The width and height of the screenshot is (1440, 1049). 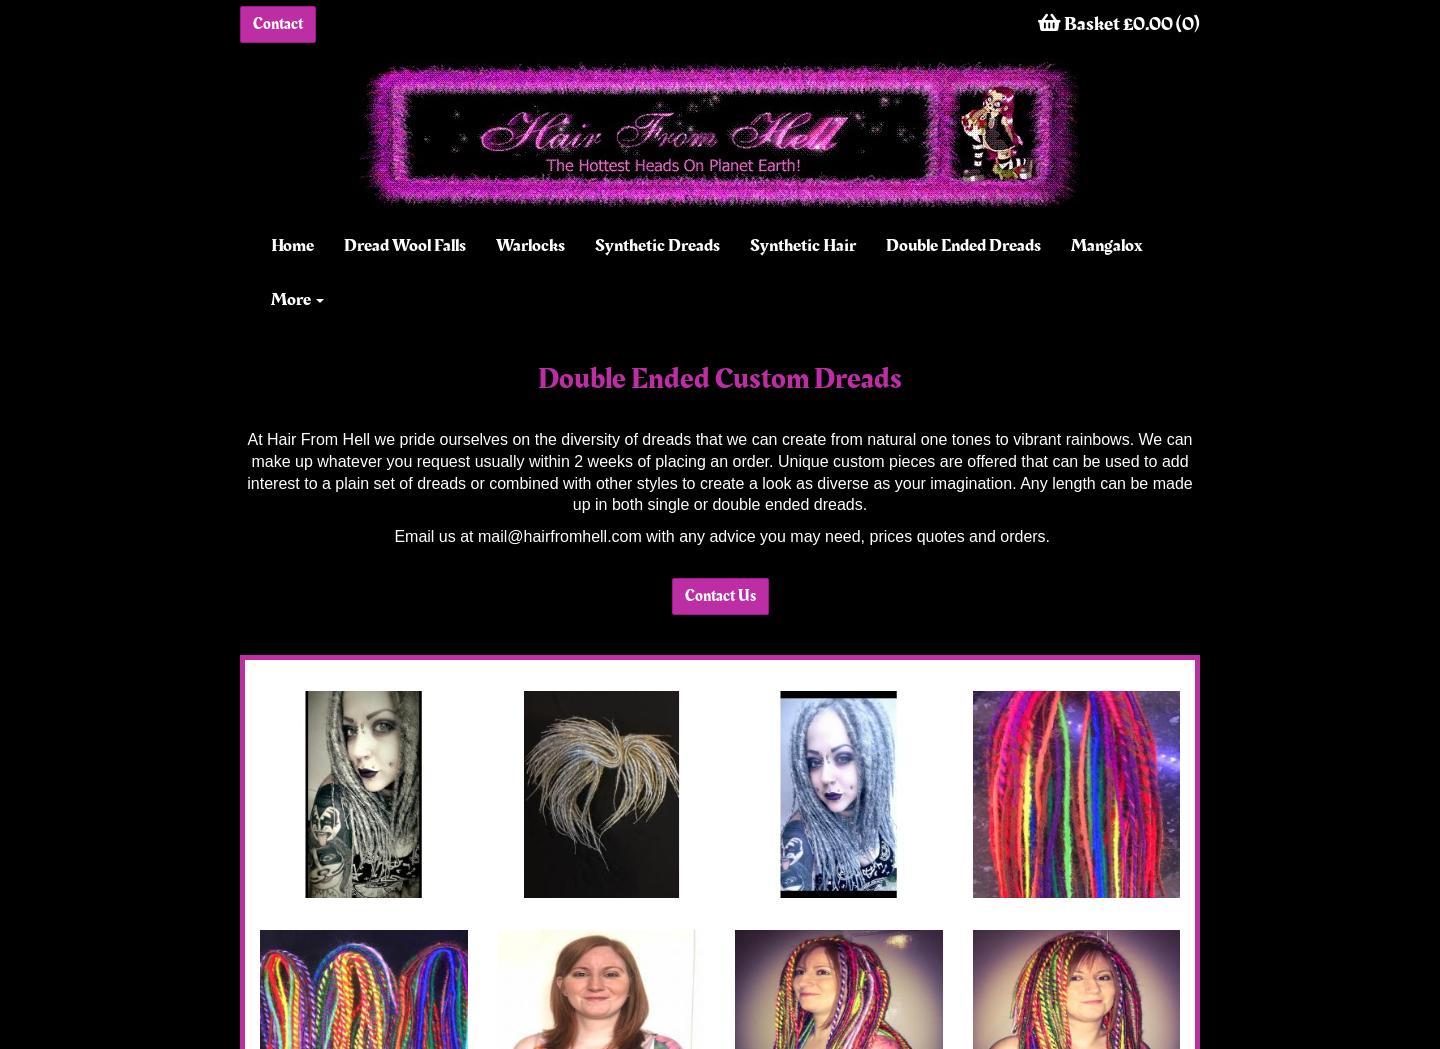 I want to click on 'Double Ended Custom Dreads', so click(x=720, y=377).